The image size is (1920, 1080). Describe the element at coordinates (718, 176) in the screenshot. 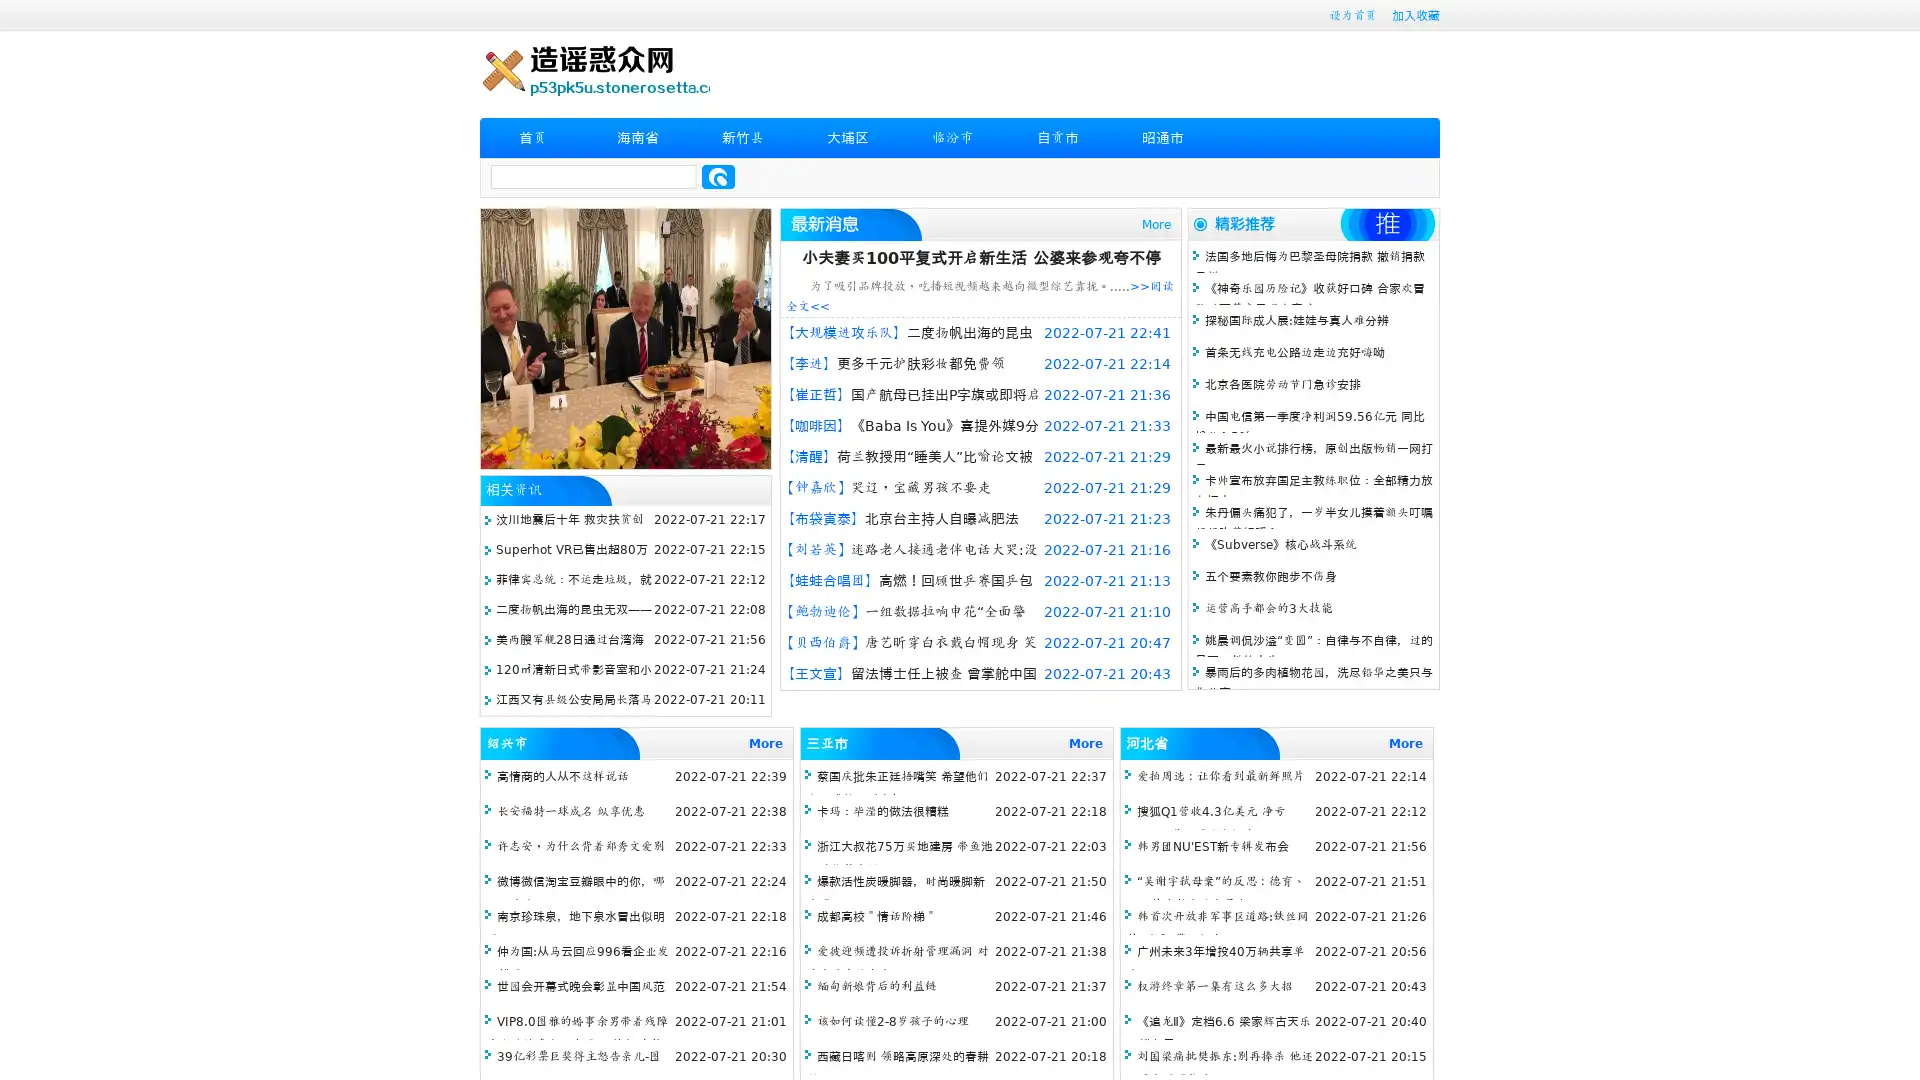

I see `Search` at that location.